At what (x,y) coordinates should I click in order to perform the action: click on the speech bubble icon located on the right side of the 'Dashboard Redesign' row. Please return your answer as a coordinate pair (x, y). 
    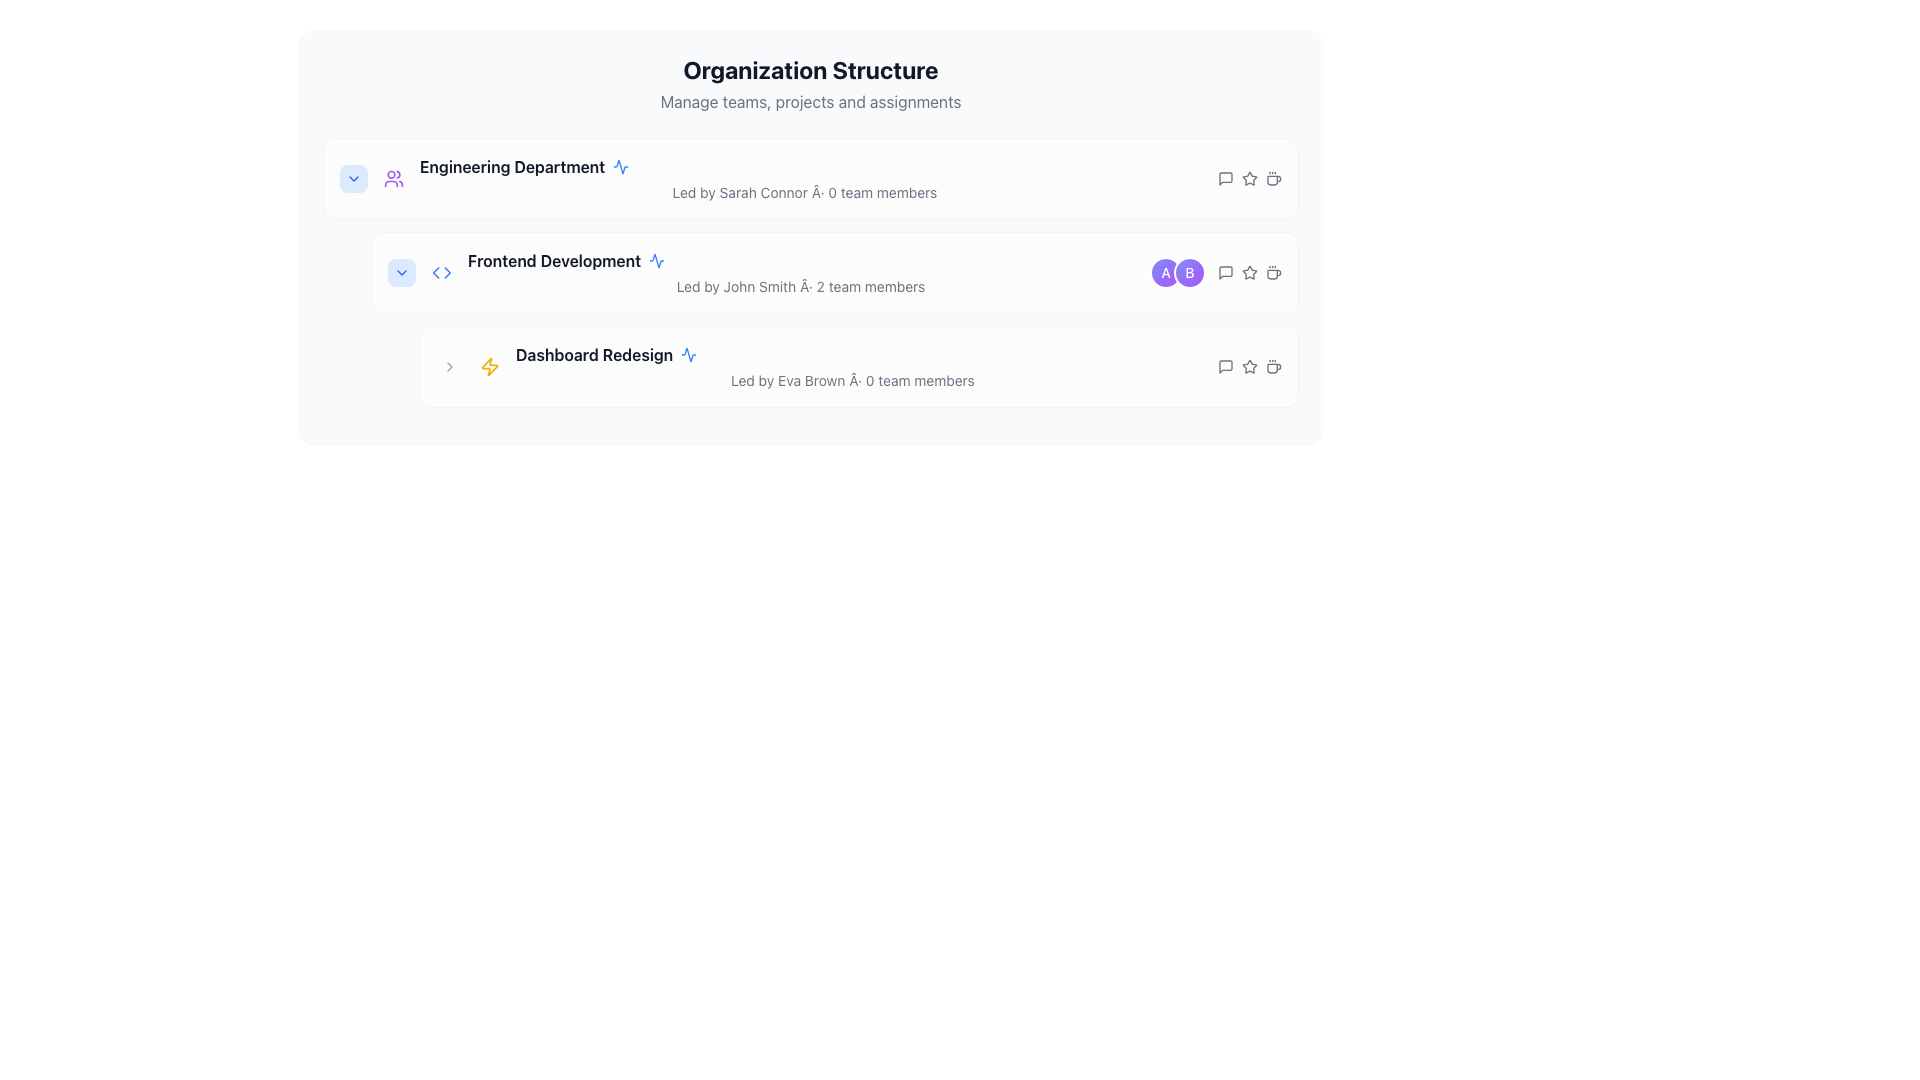
    Looking at the image, I should click on (1224, 366).